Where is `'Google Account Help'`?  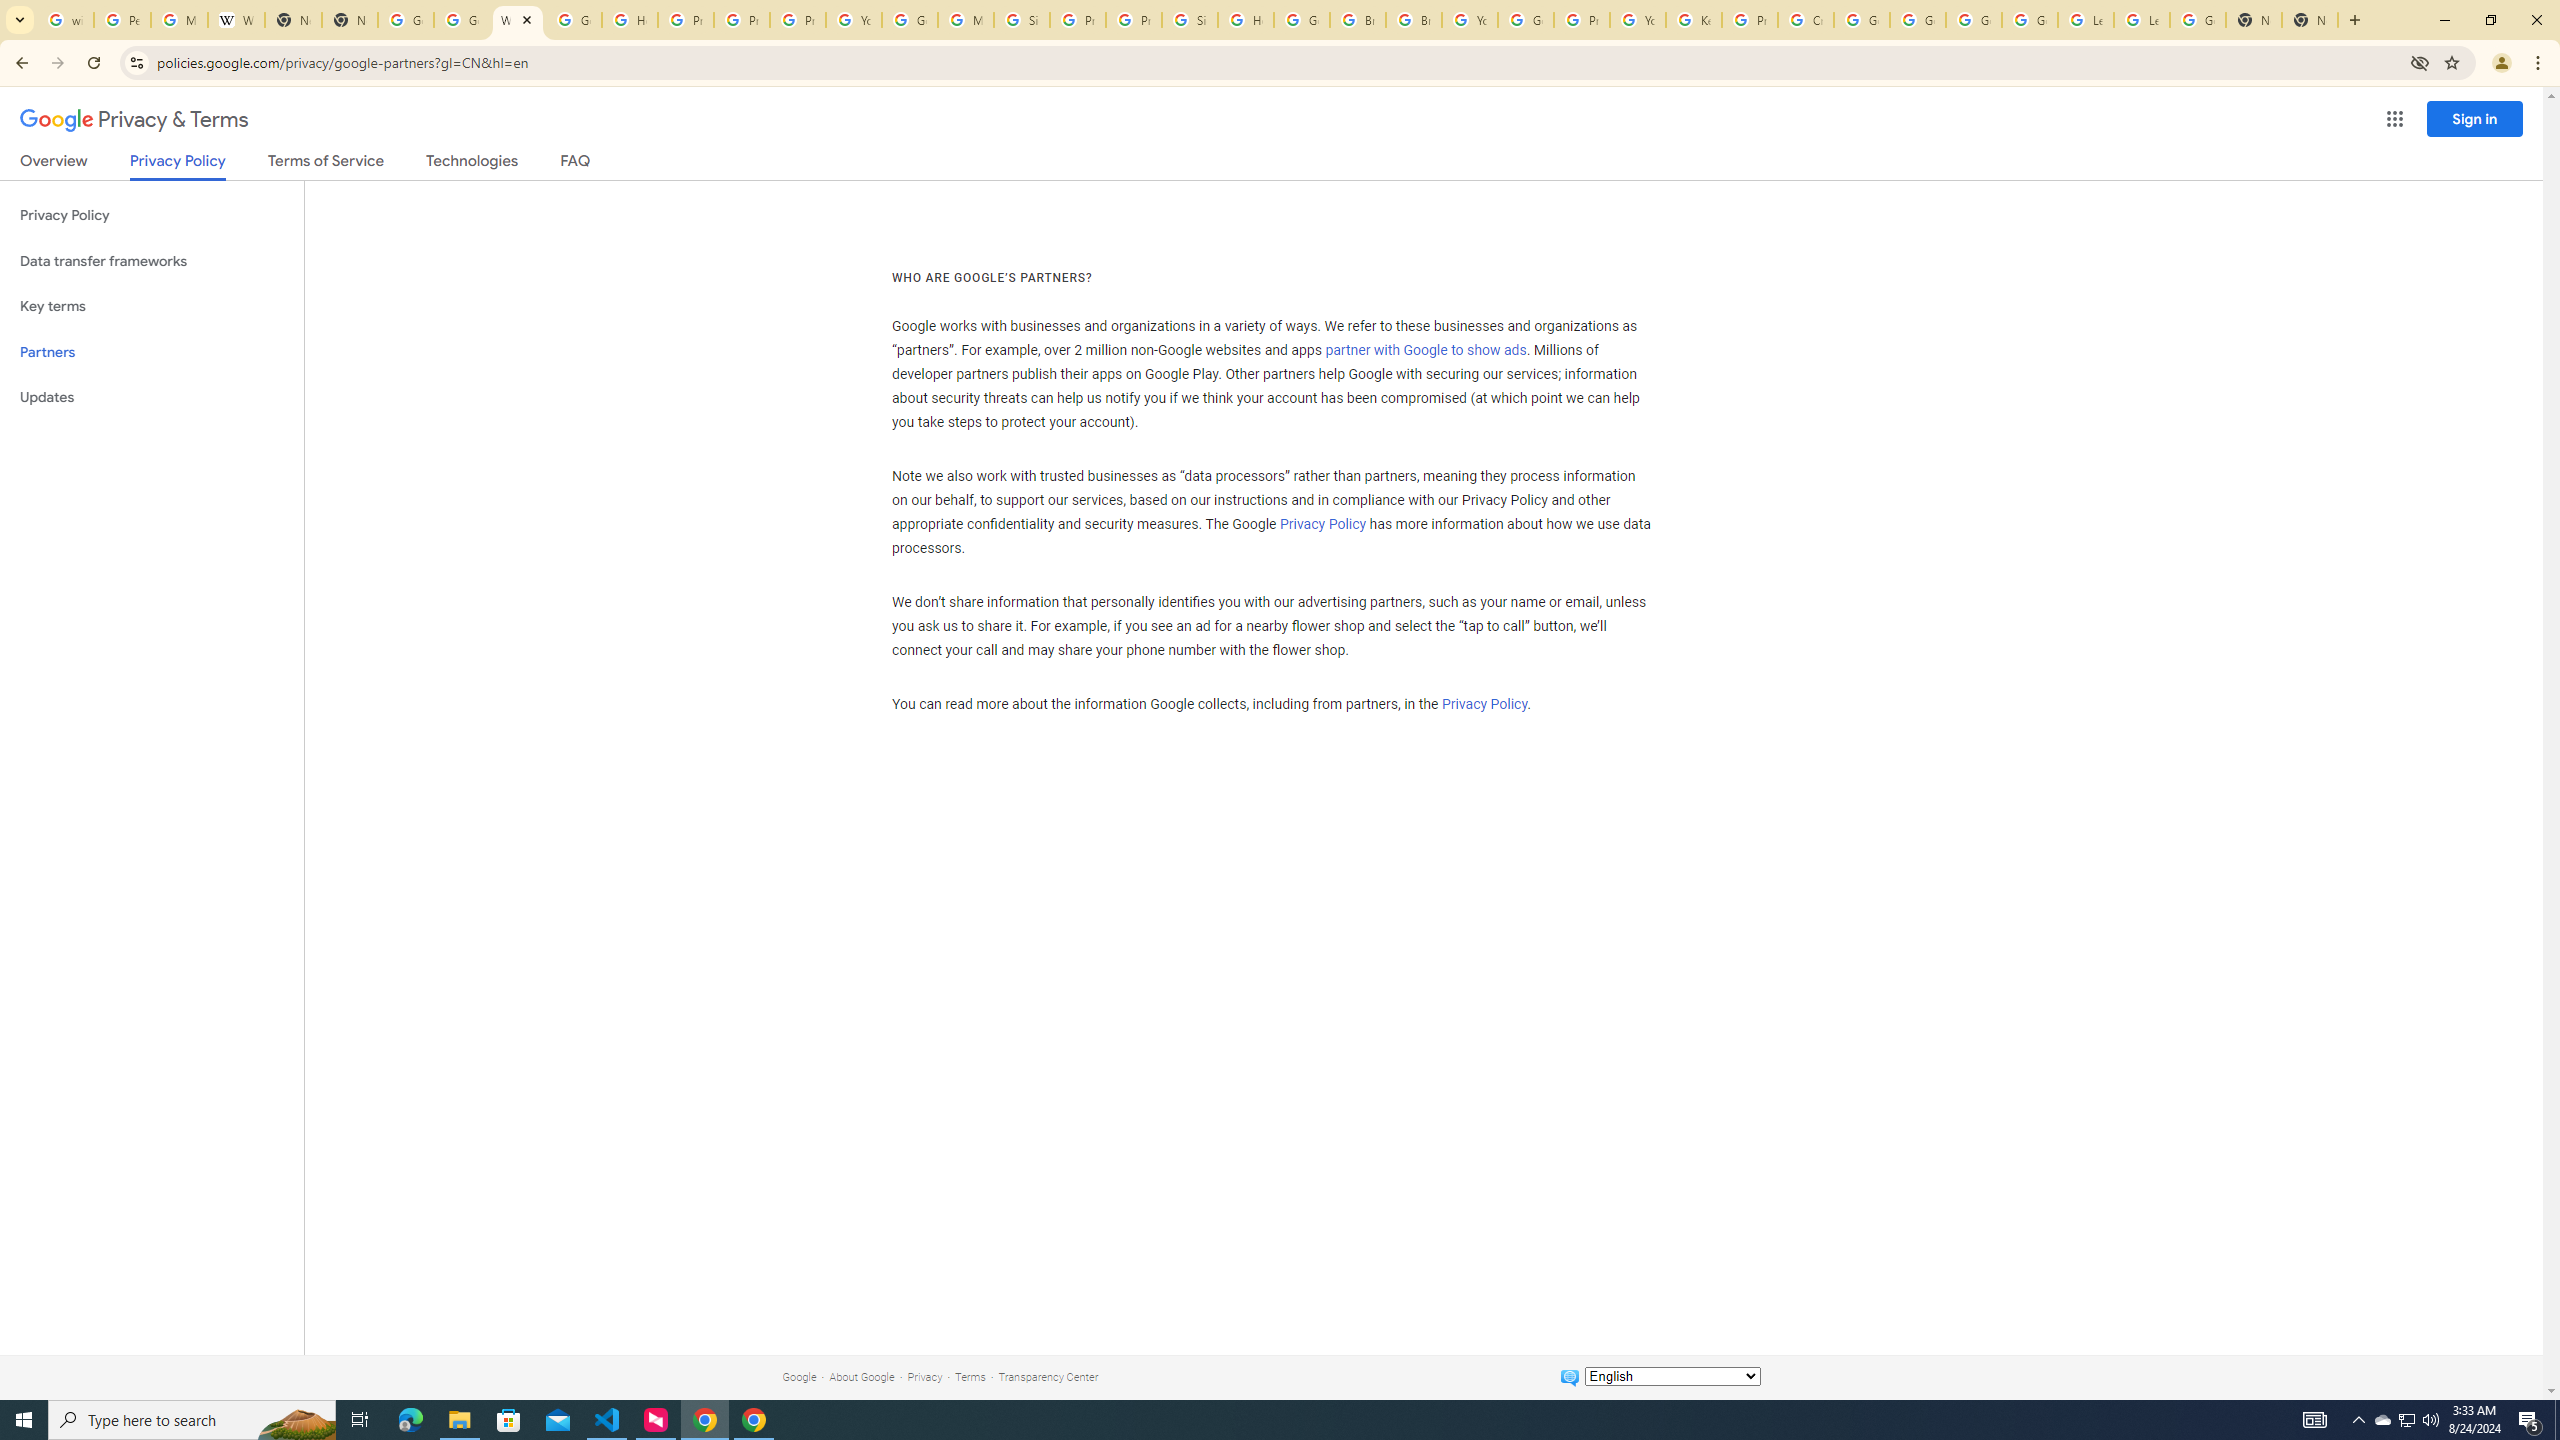 'Google Account Help' is located at coordinates (1974, 19).